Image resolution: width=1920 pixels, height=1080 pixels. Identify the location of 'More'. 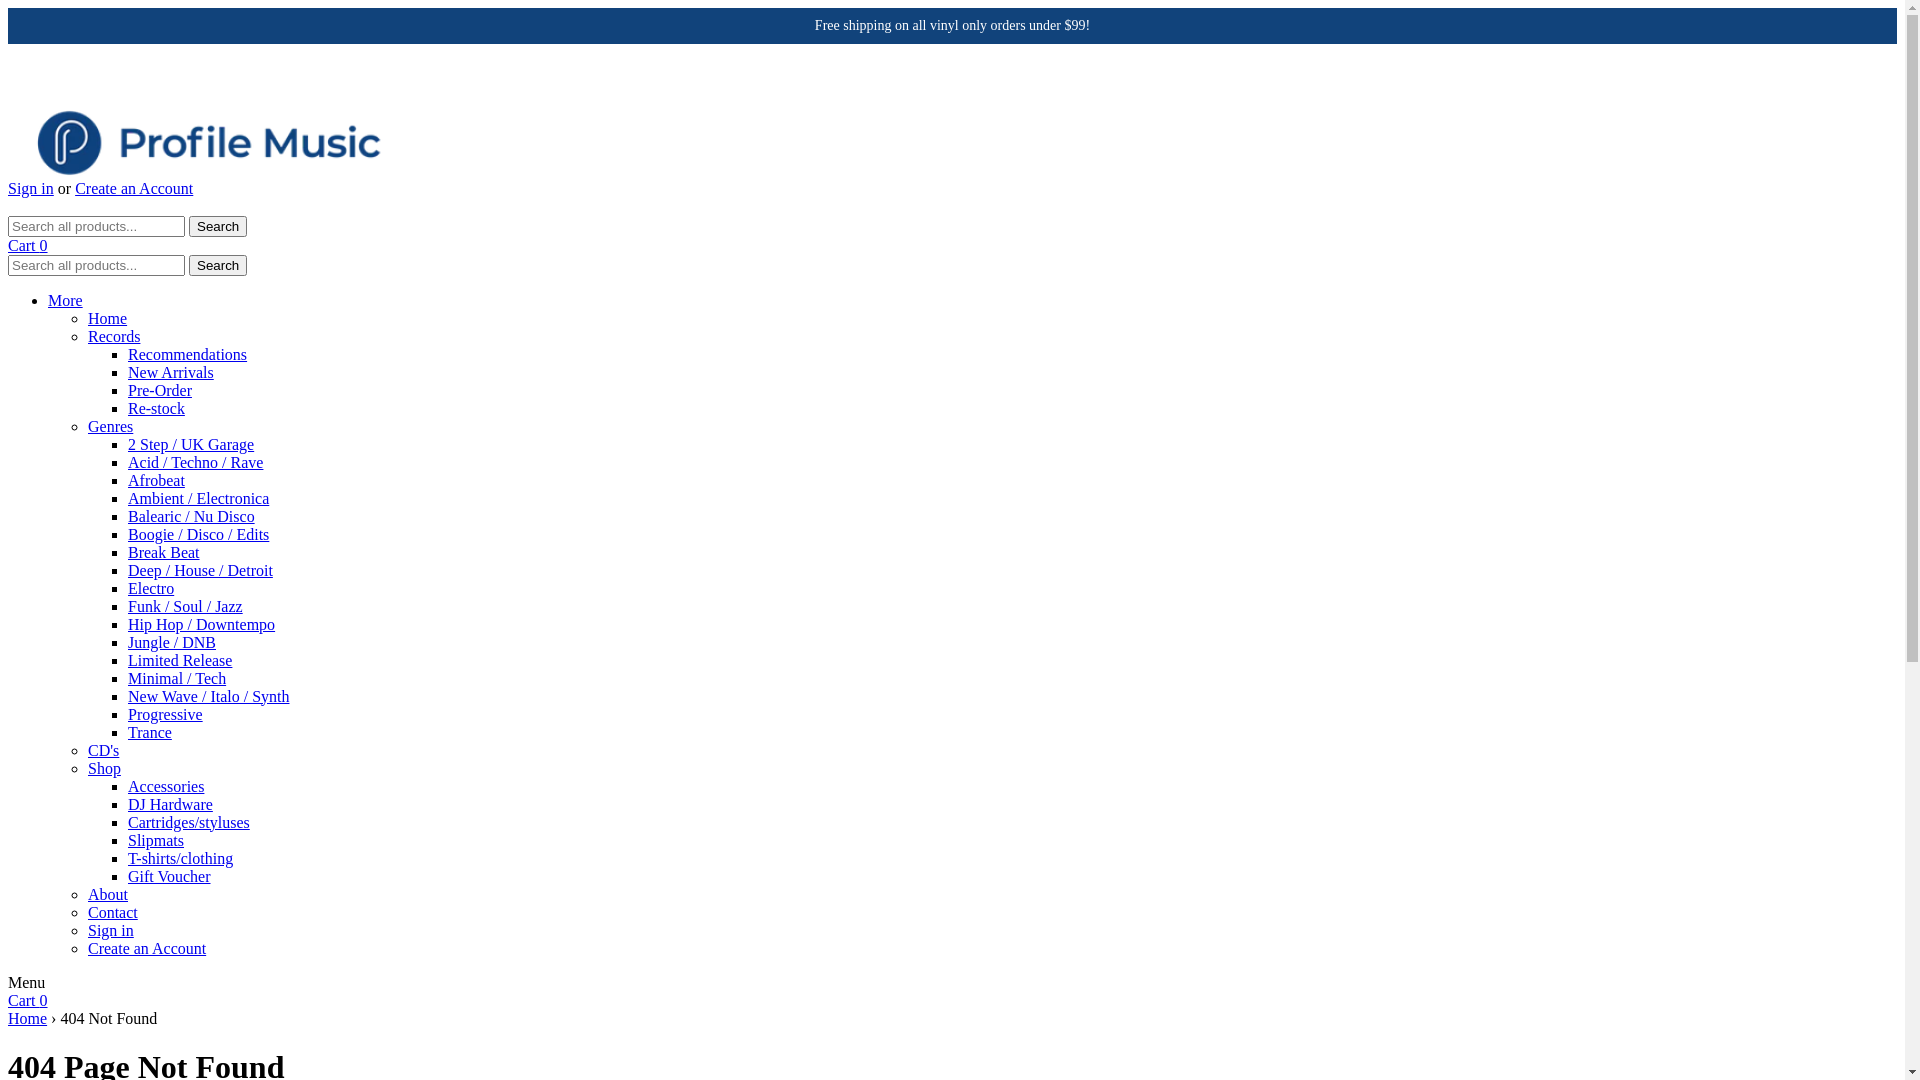
(65, 300).